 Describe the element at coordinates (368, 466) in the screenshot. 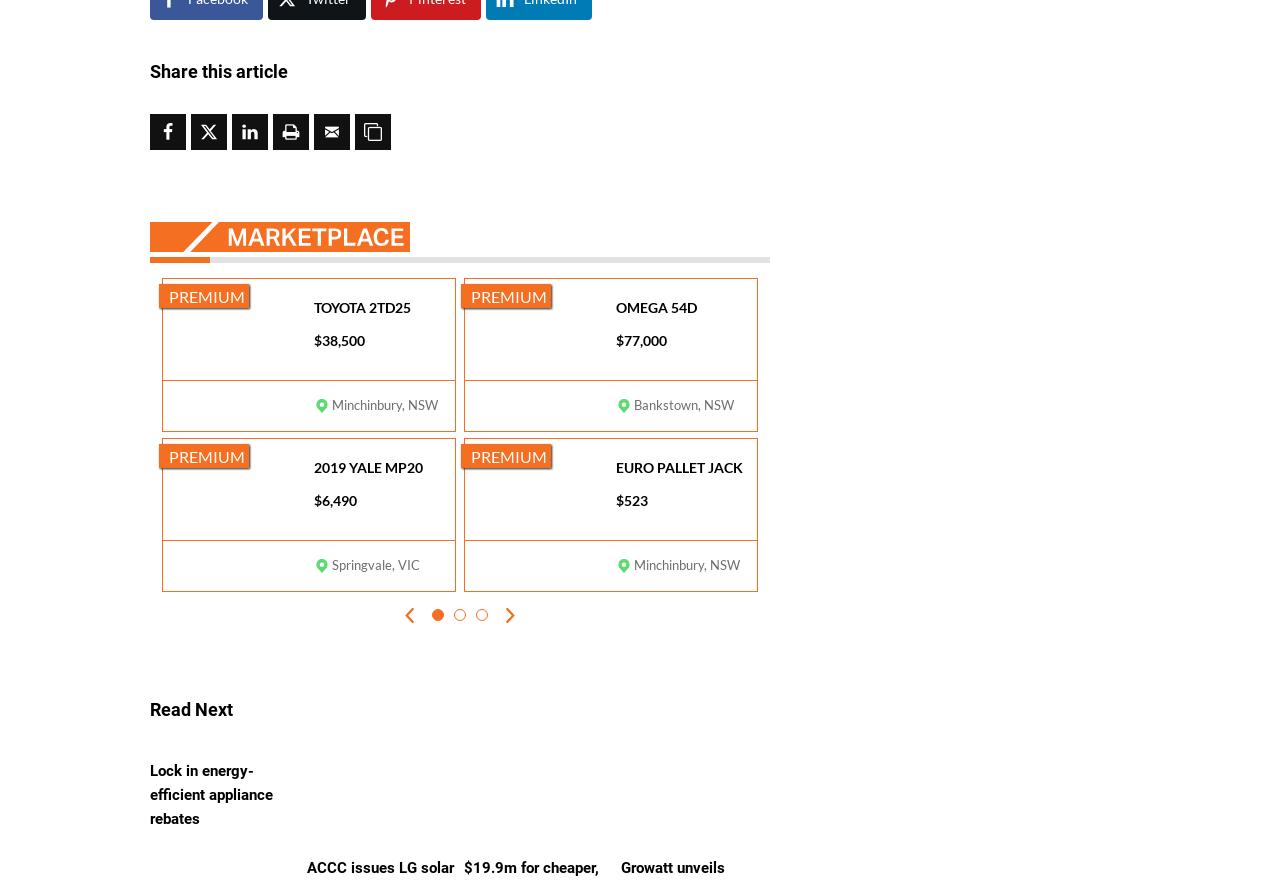

I see `'2019 YALE MP20'` at that location.